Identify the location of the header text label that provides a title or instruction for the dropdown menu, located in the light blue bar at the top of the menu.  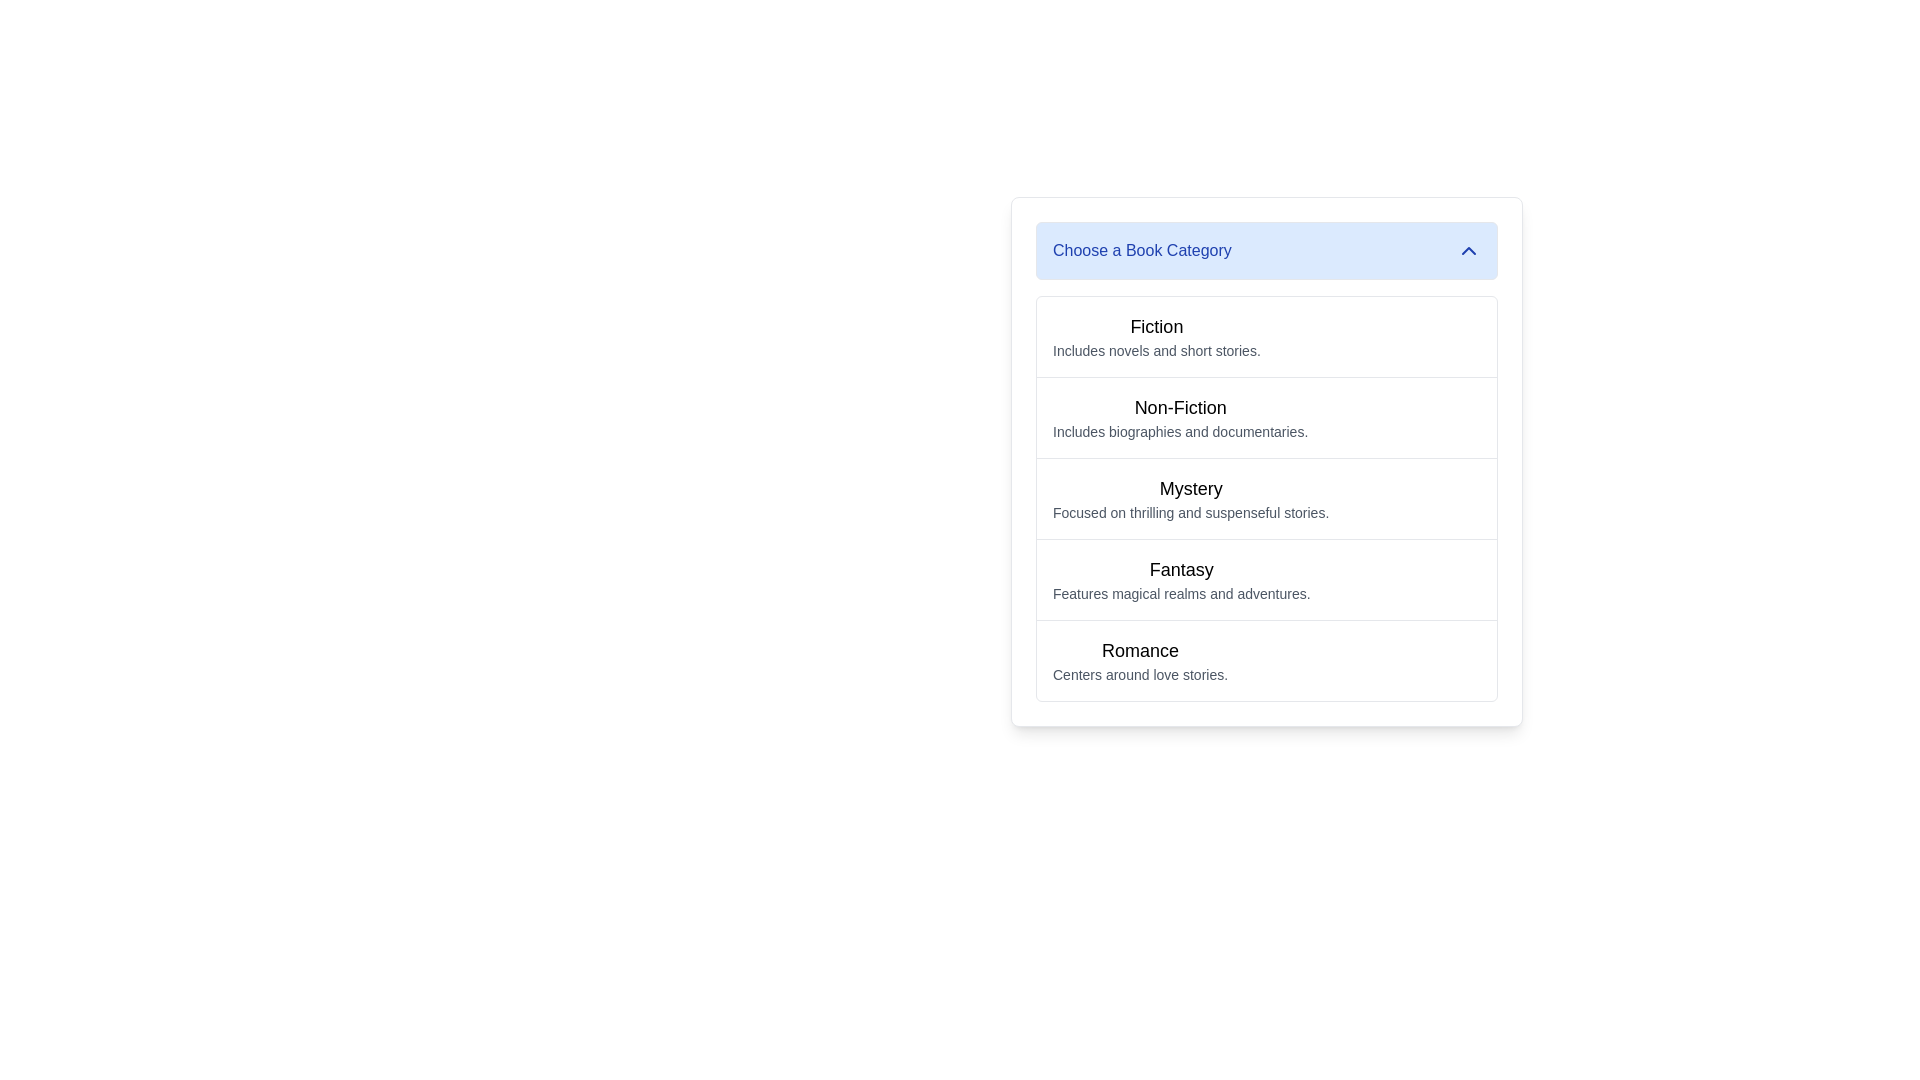
(1142, 249).